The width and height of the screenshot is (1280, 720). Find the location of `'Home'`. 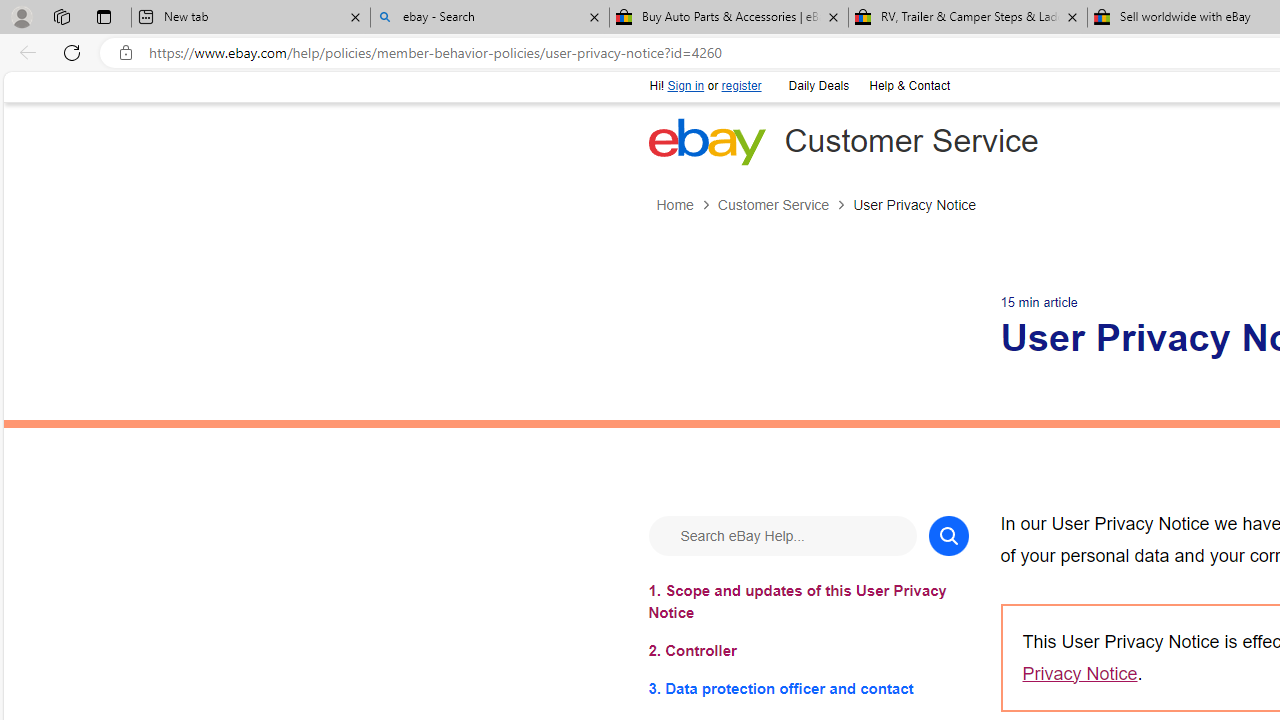

'Home' is located at coordinates (674, 205).